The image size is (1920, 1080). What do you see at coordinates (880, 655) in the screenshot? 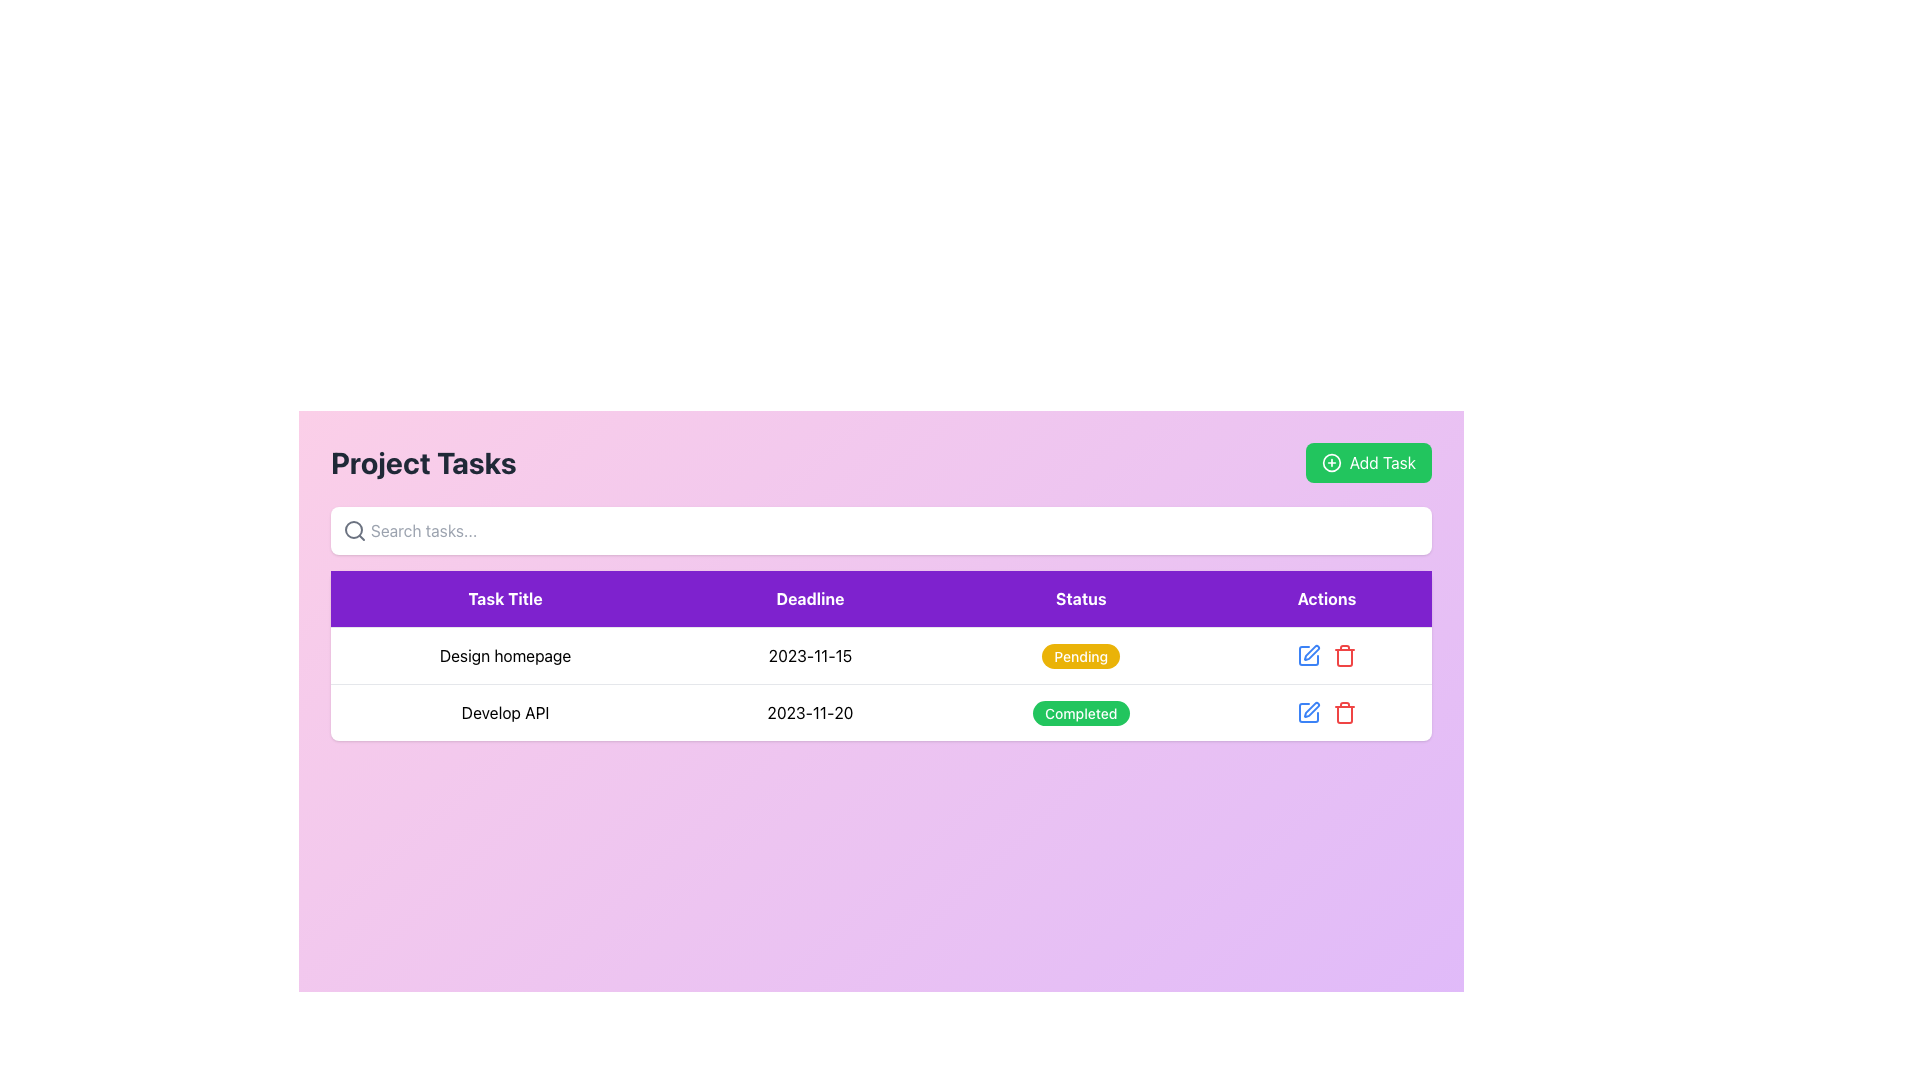
I see `the first row item in the 'Project Tasks' section, which contains the task title 'Design homepage', deadline '2023-11-15', and status 'Pending' with a yellow background` at bounding box center [880, 655].